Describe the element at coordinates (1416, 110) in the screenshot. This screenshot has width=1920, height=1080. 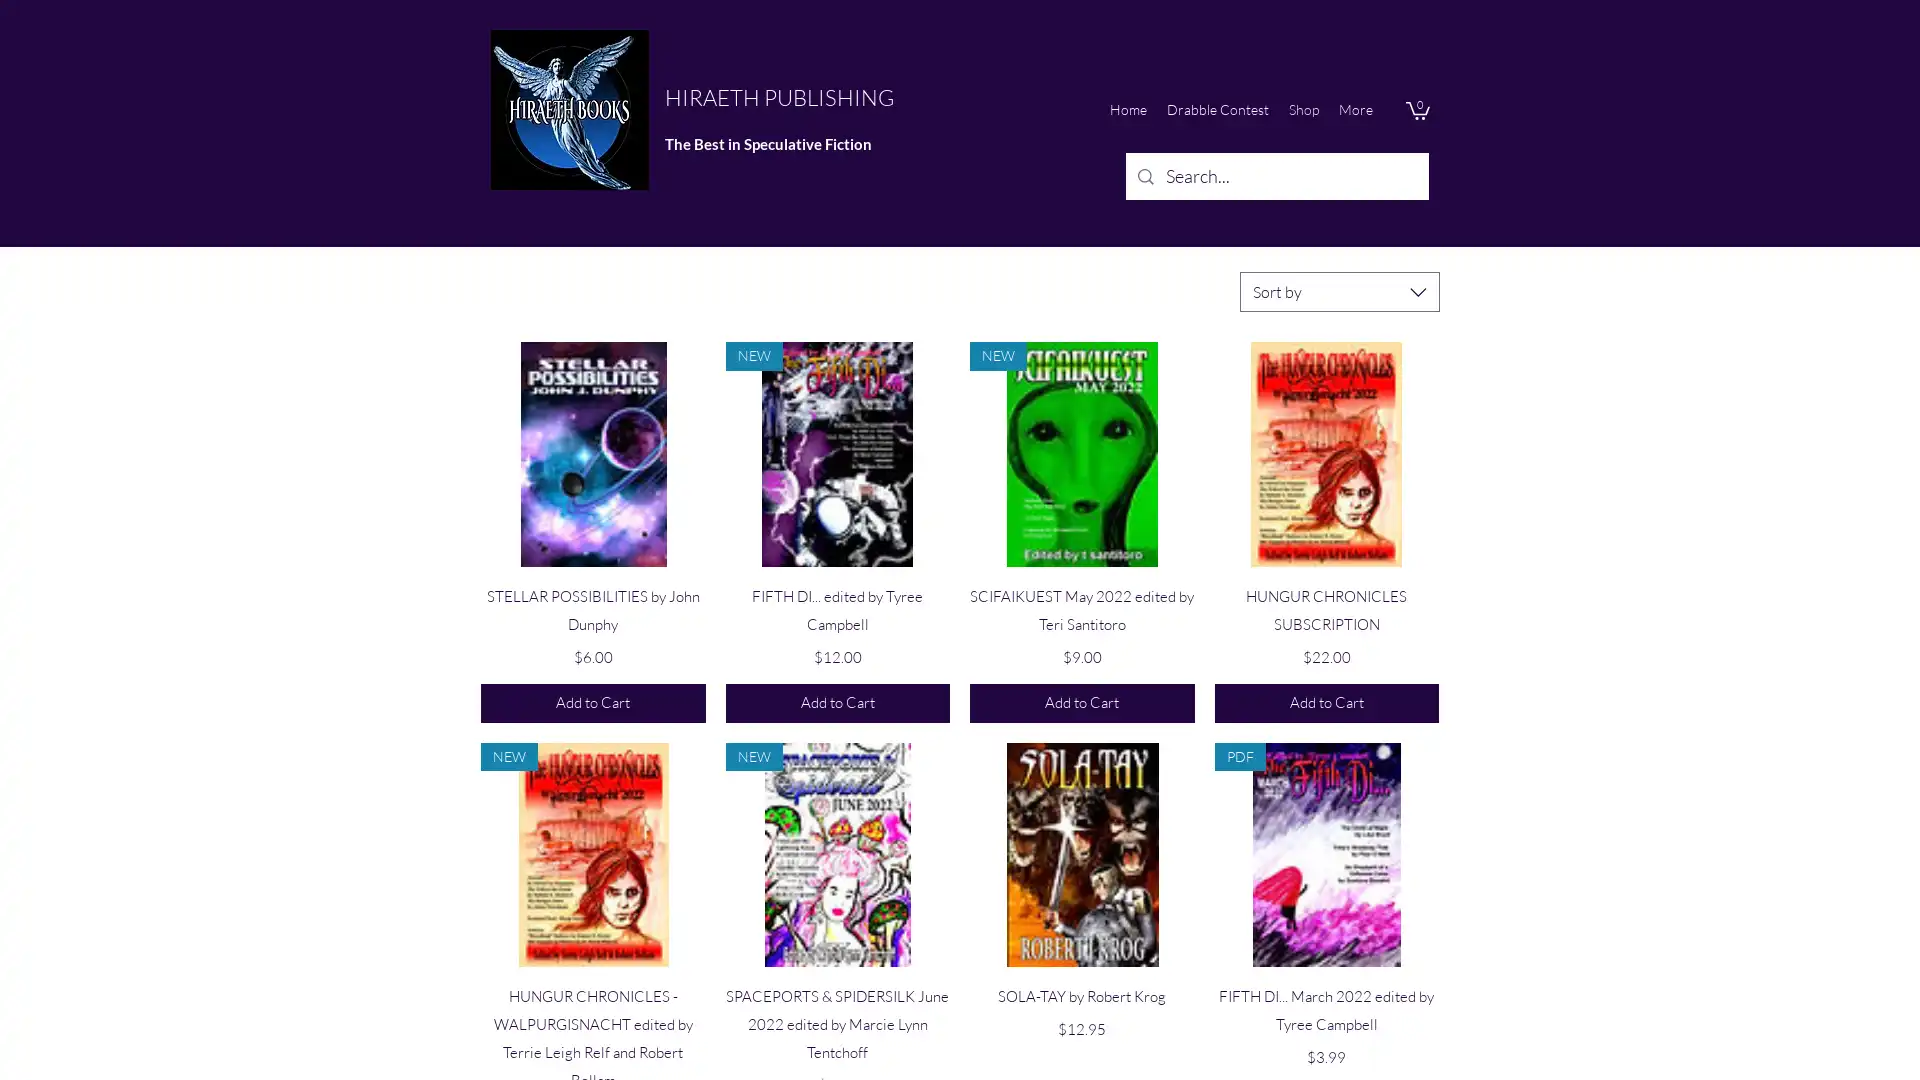
I see `Cart with 0 items` at that location.